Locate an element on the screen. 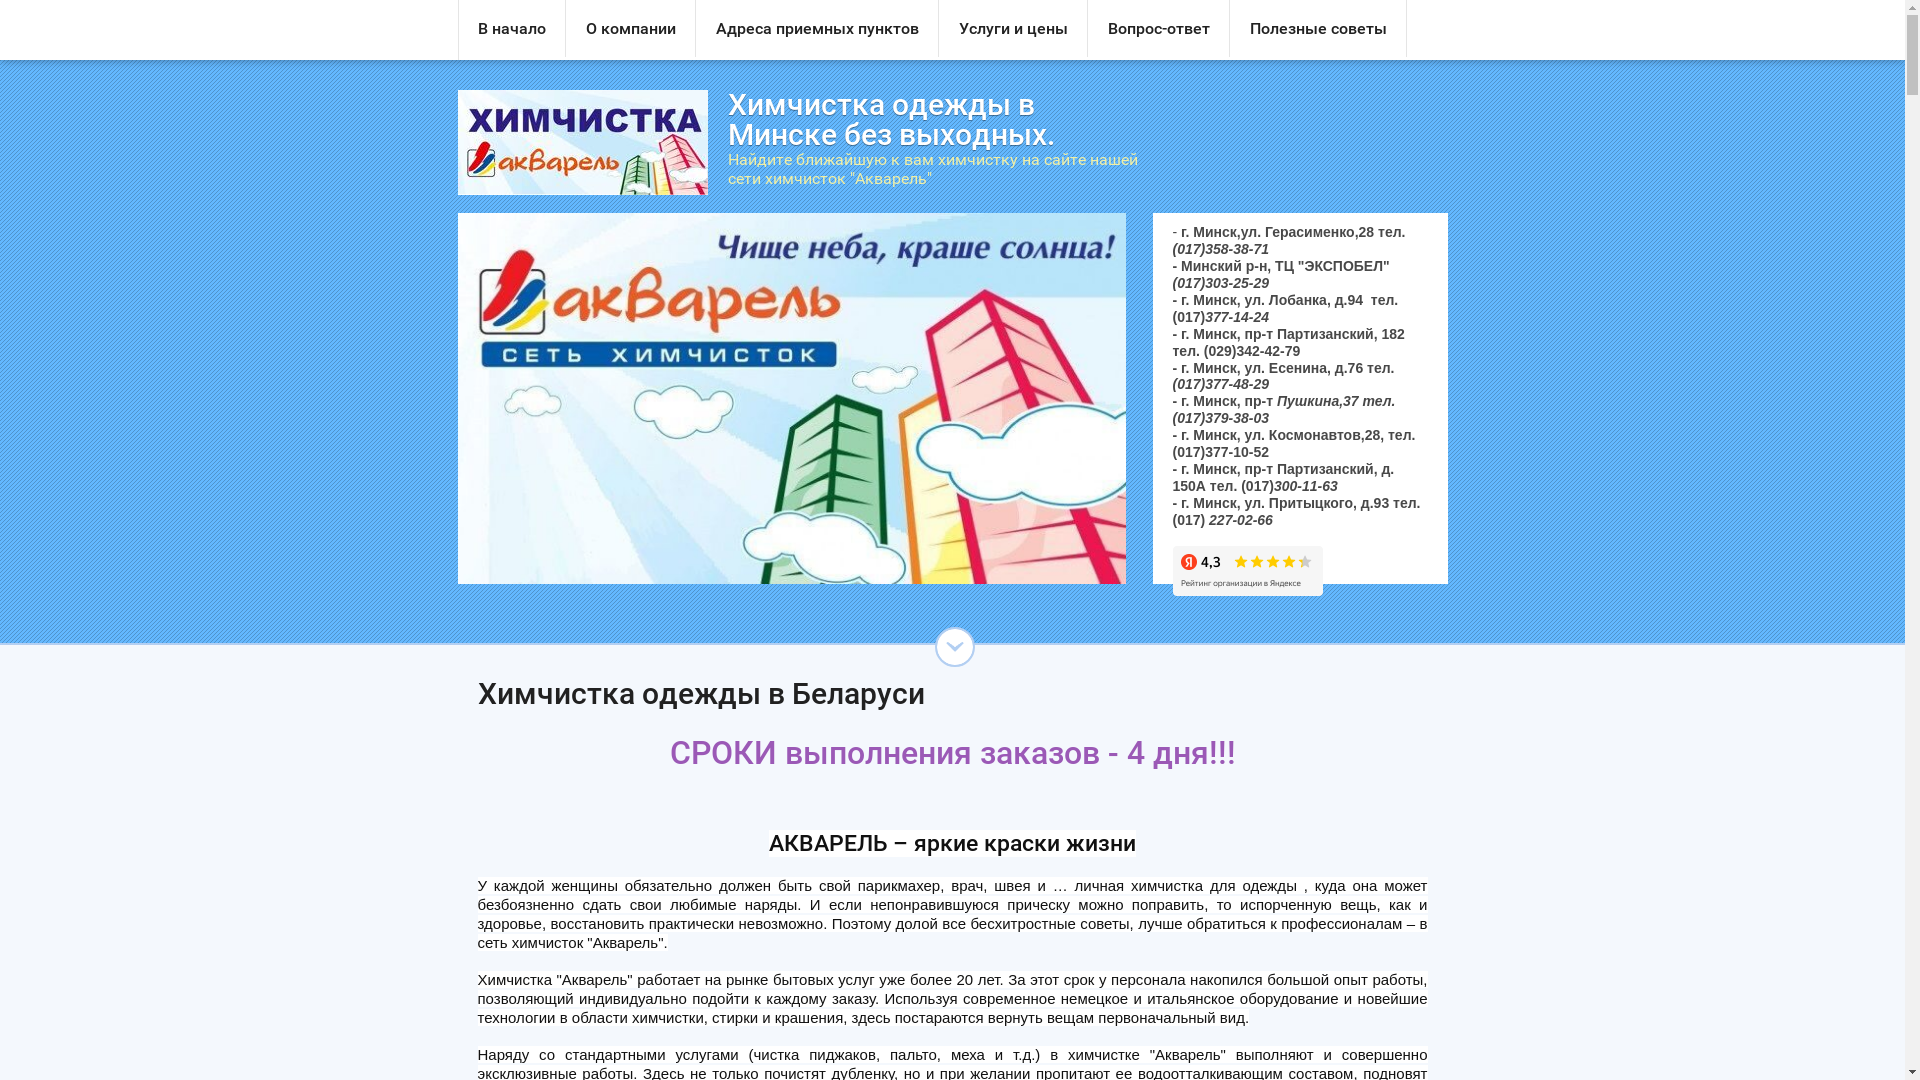  '(017) 227-02-66' is located at coordinates (1221, 519).